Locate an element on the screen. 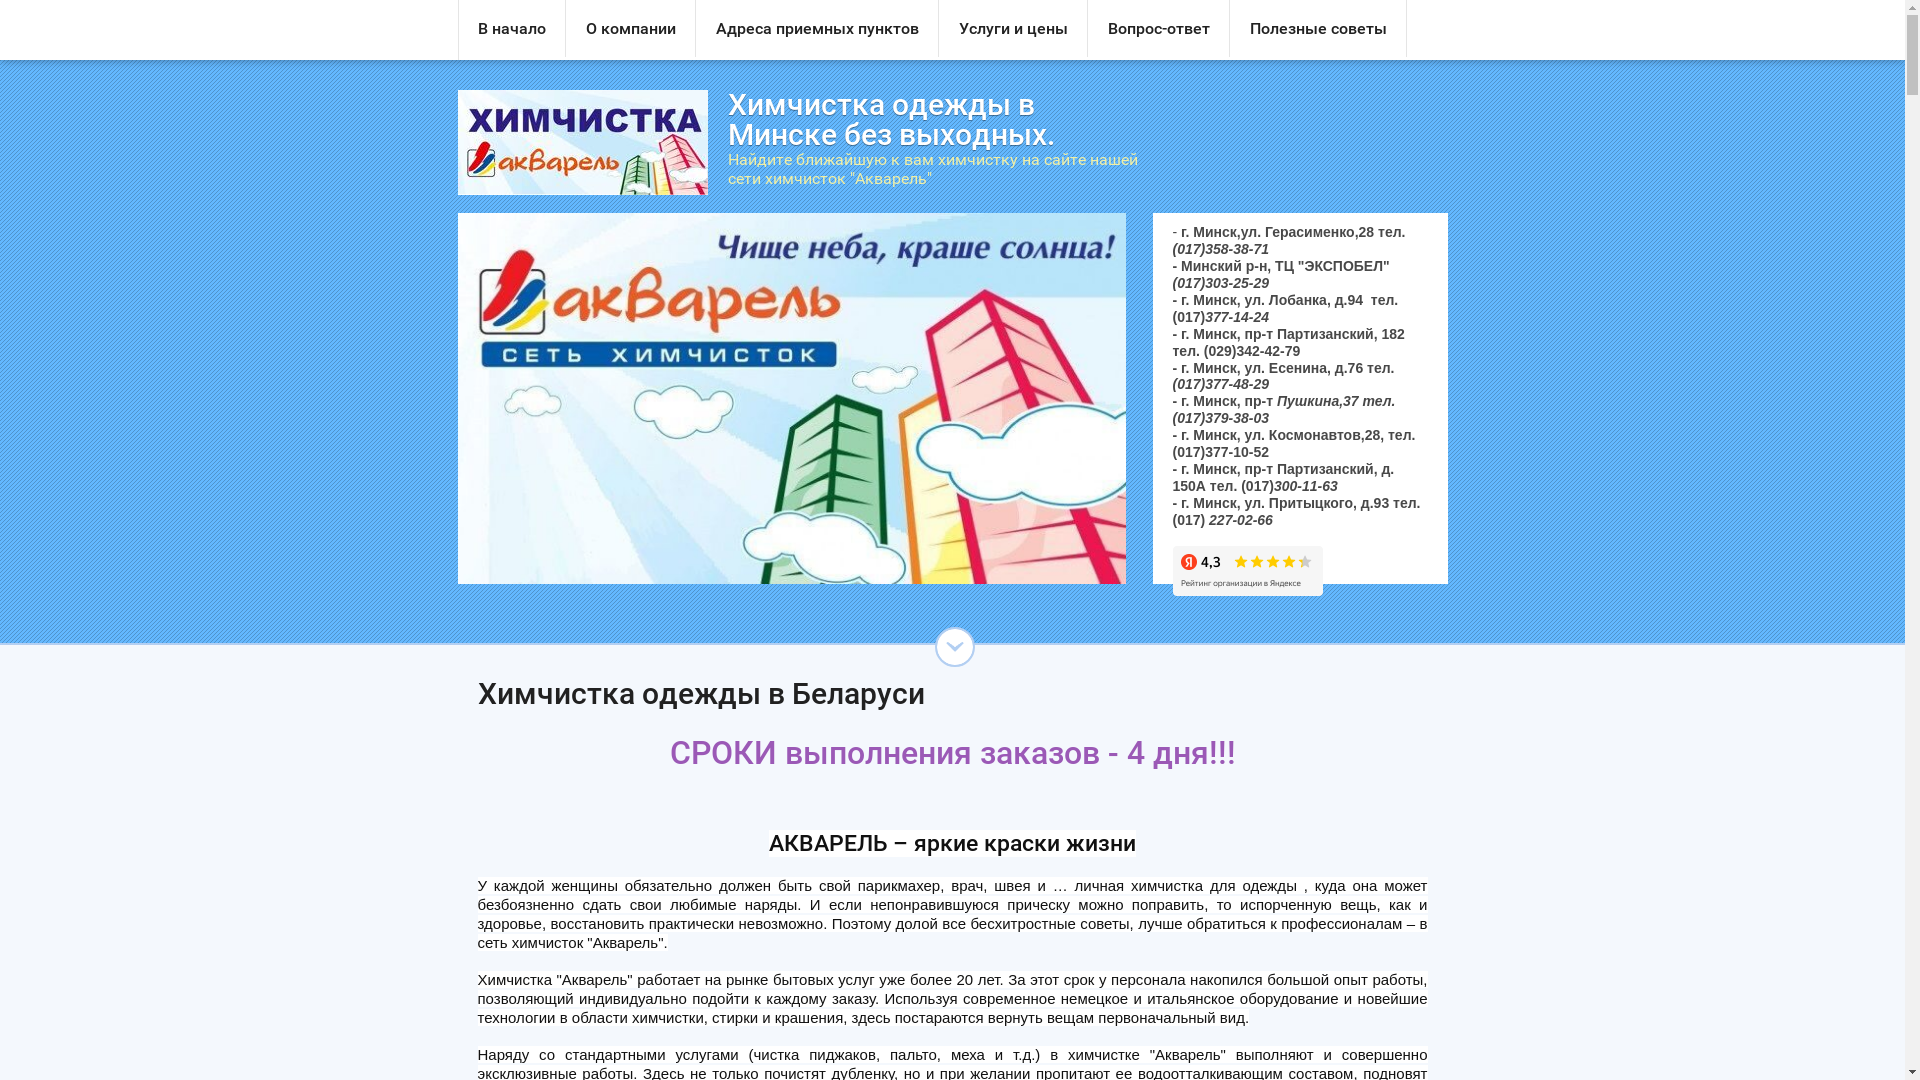  '(017) 227-02-66' is located at coordinates (1221, 519).